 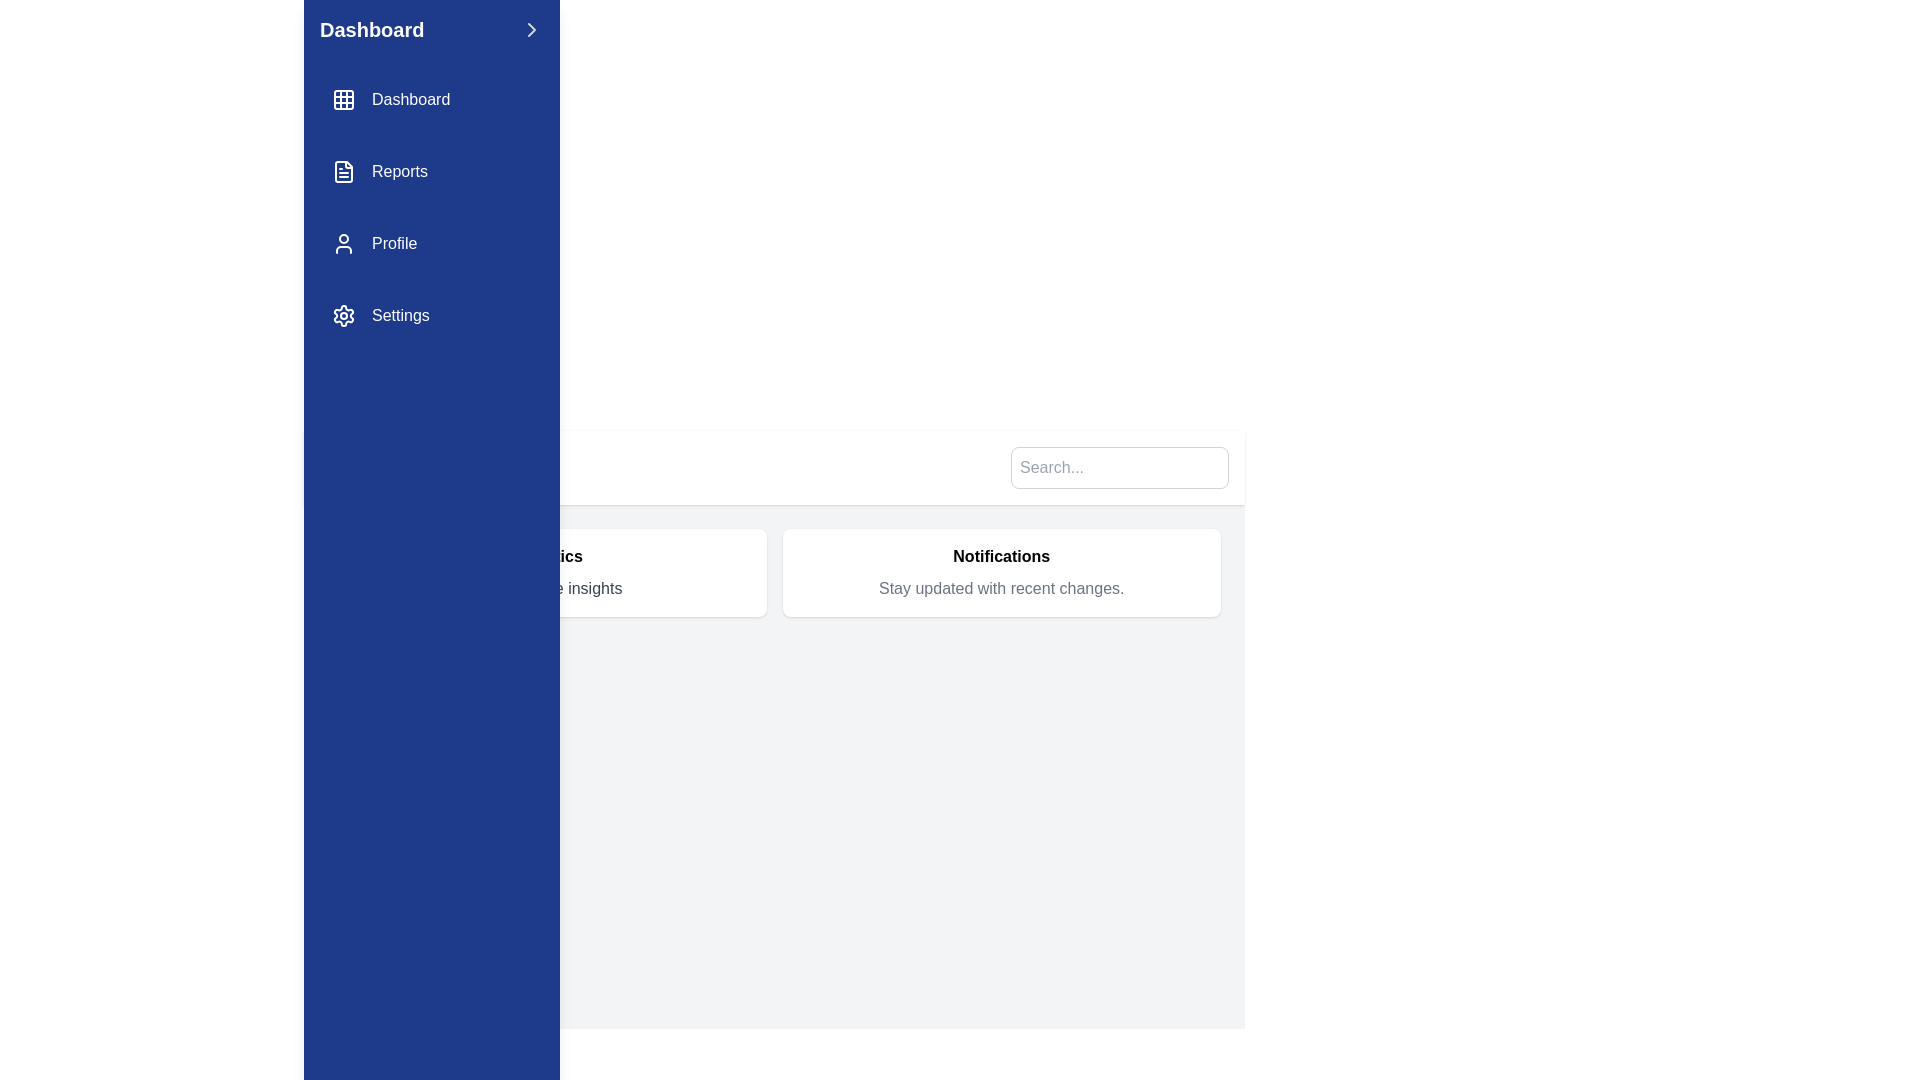 I want to click on the text label that reads 'Dashboard', which is prominently displayed in bold font on a blue background in the top-left section of the layout, so click(x=372, y=30).